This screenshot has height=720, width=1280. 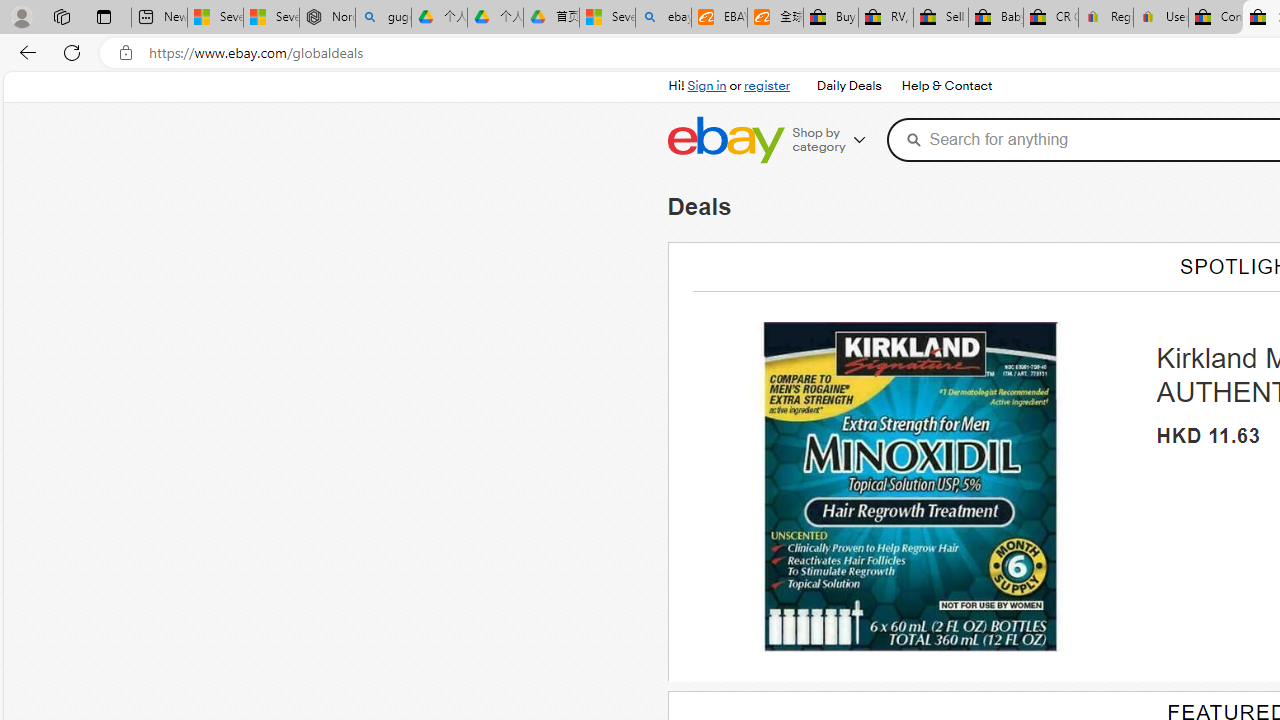 What do you see at coordinates (1104, 17) in the screenshot?
I see `'Register: Create a personal eBay account'` at bounding box center [1104, 17].